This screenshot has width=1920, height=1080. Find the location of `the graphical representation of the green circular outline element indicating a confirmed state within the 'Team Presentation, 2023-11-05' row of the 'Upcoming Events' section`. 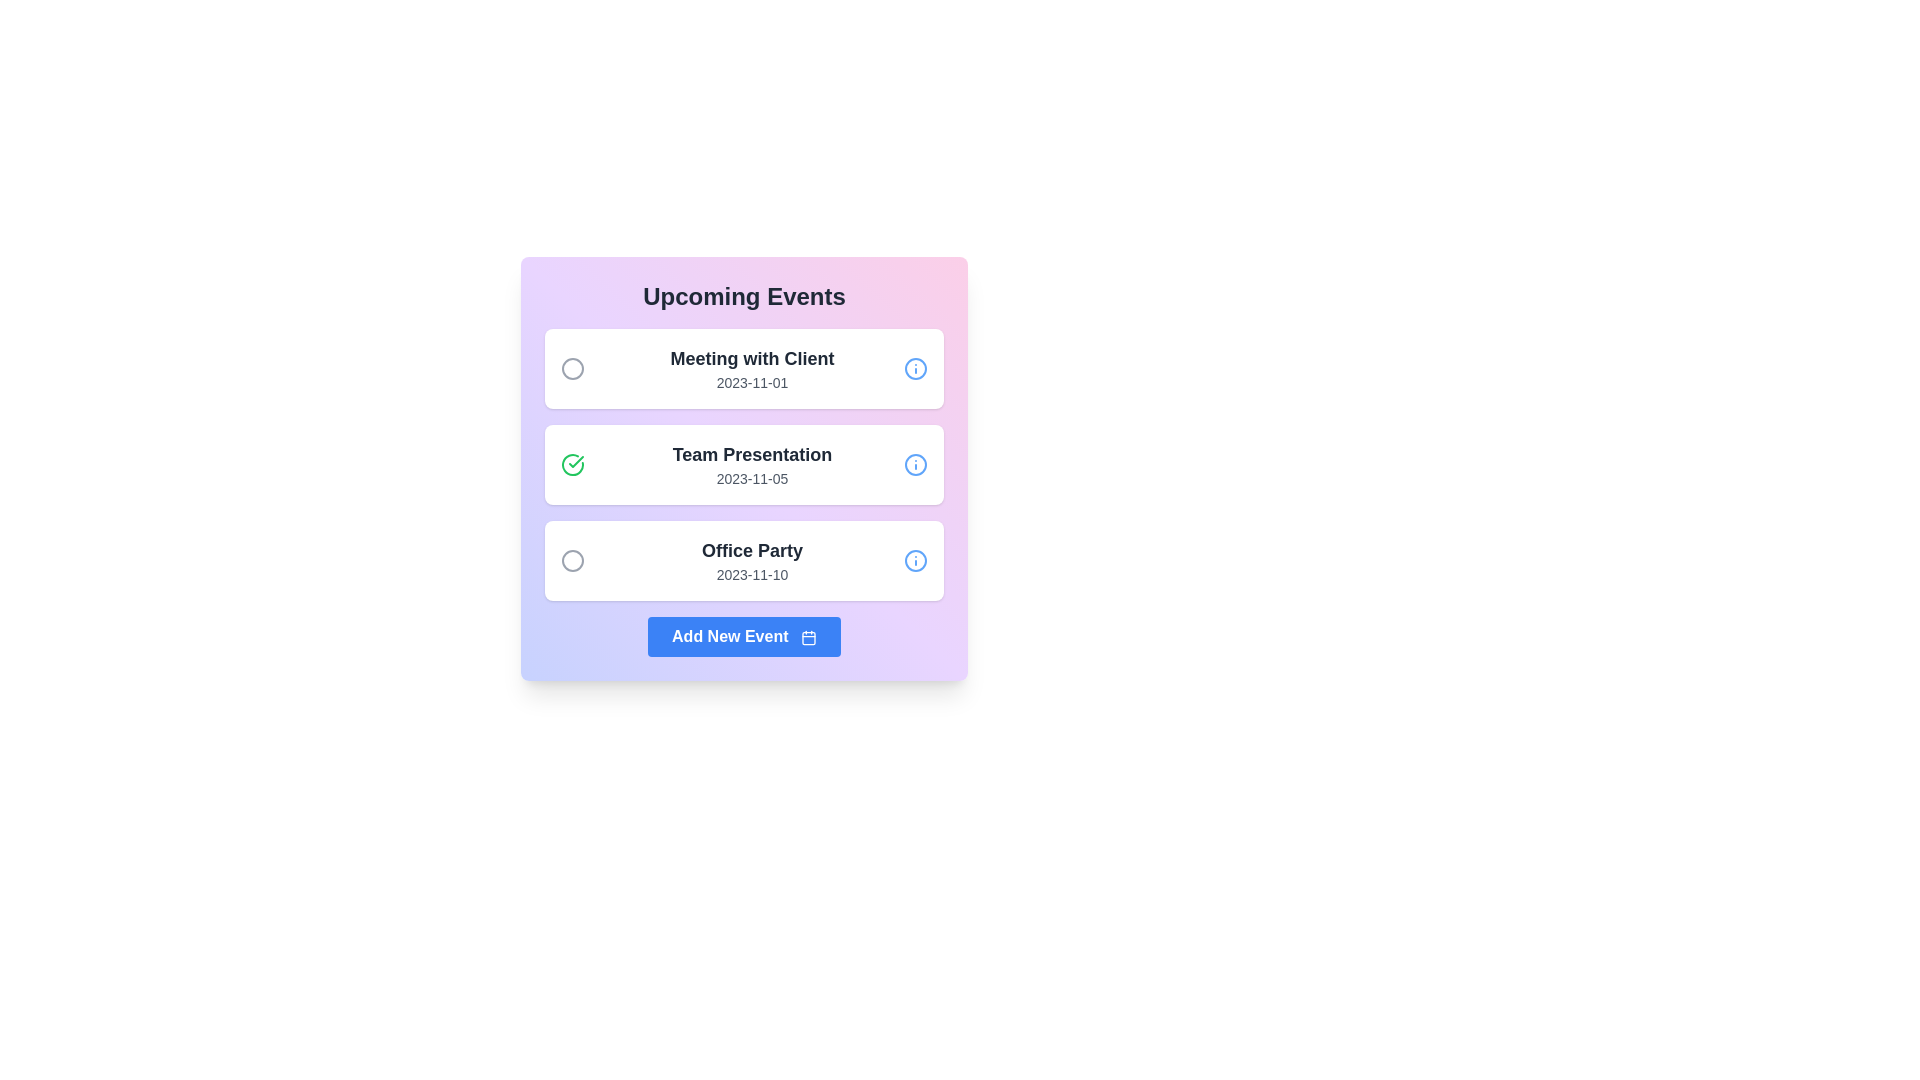

the graphical representation of the green circular outline element indicating a confirmed state within the 'Team Presentation, 2023-11-05' row of the 'Upcoming Events' section is located at coordinates (571, 465).